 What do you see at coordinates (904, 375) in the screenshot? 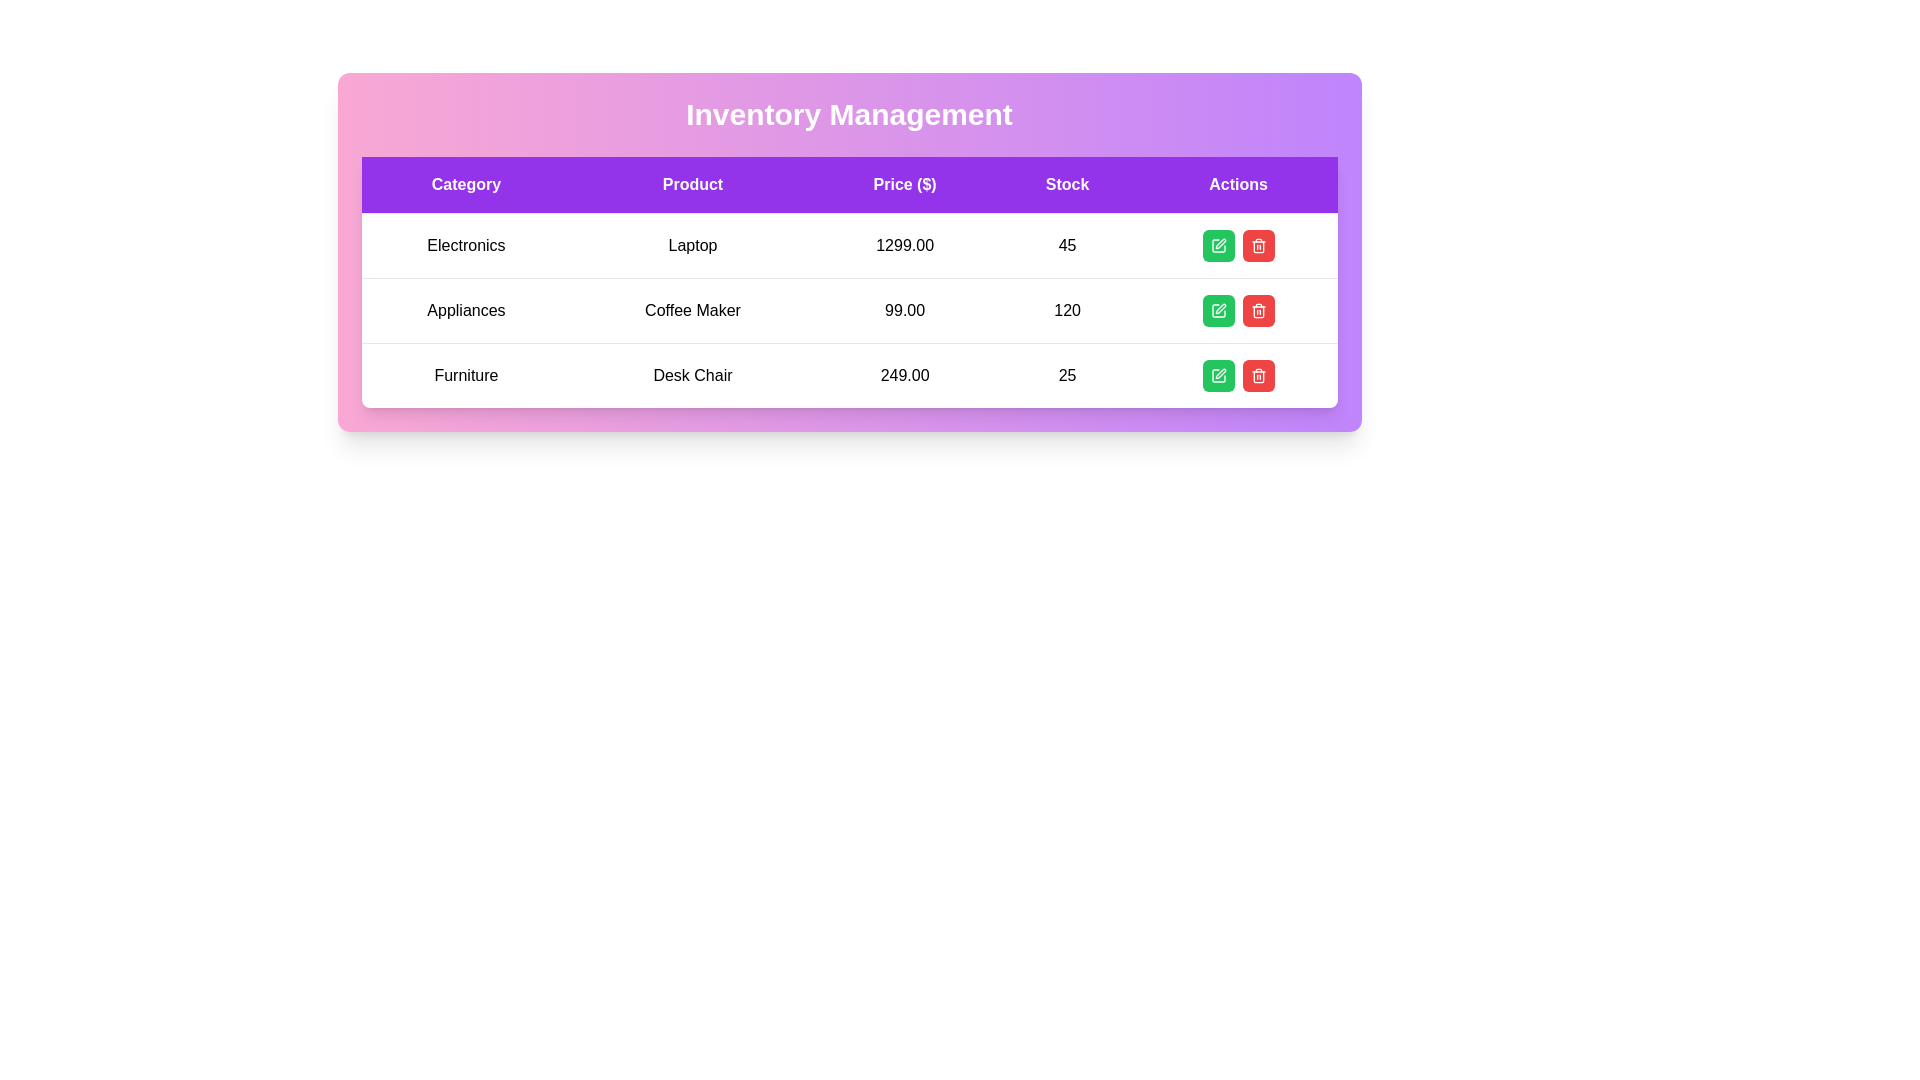
I see `the numeric text '249.00'` at bounding box center [904, 375].